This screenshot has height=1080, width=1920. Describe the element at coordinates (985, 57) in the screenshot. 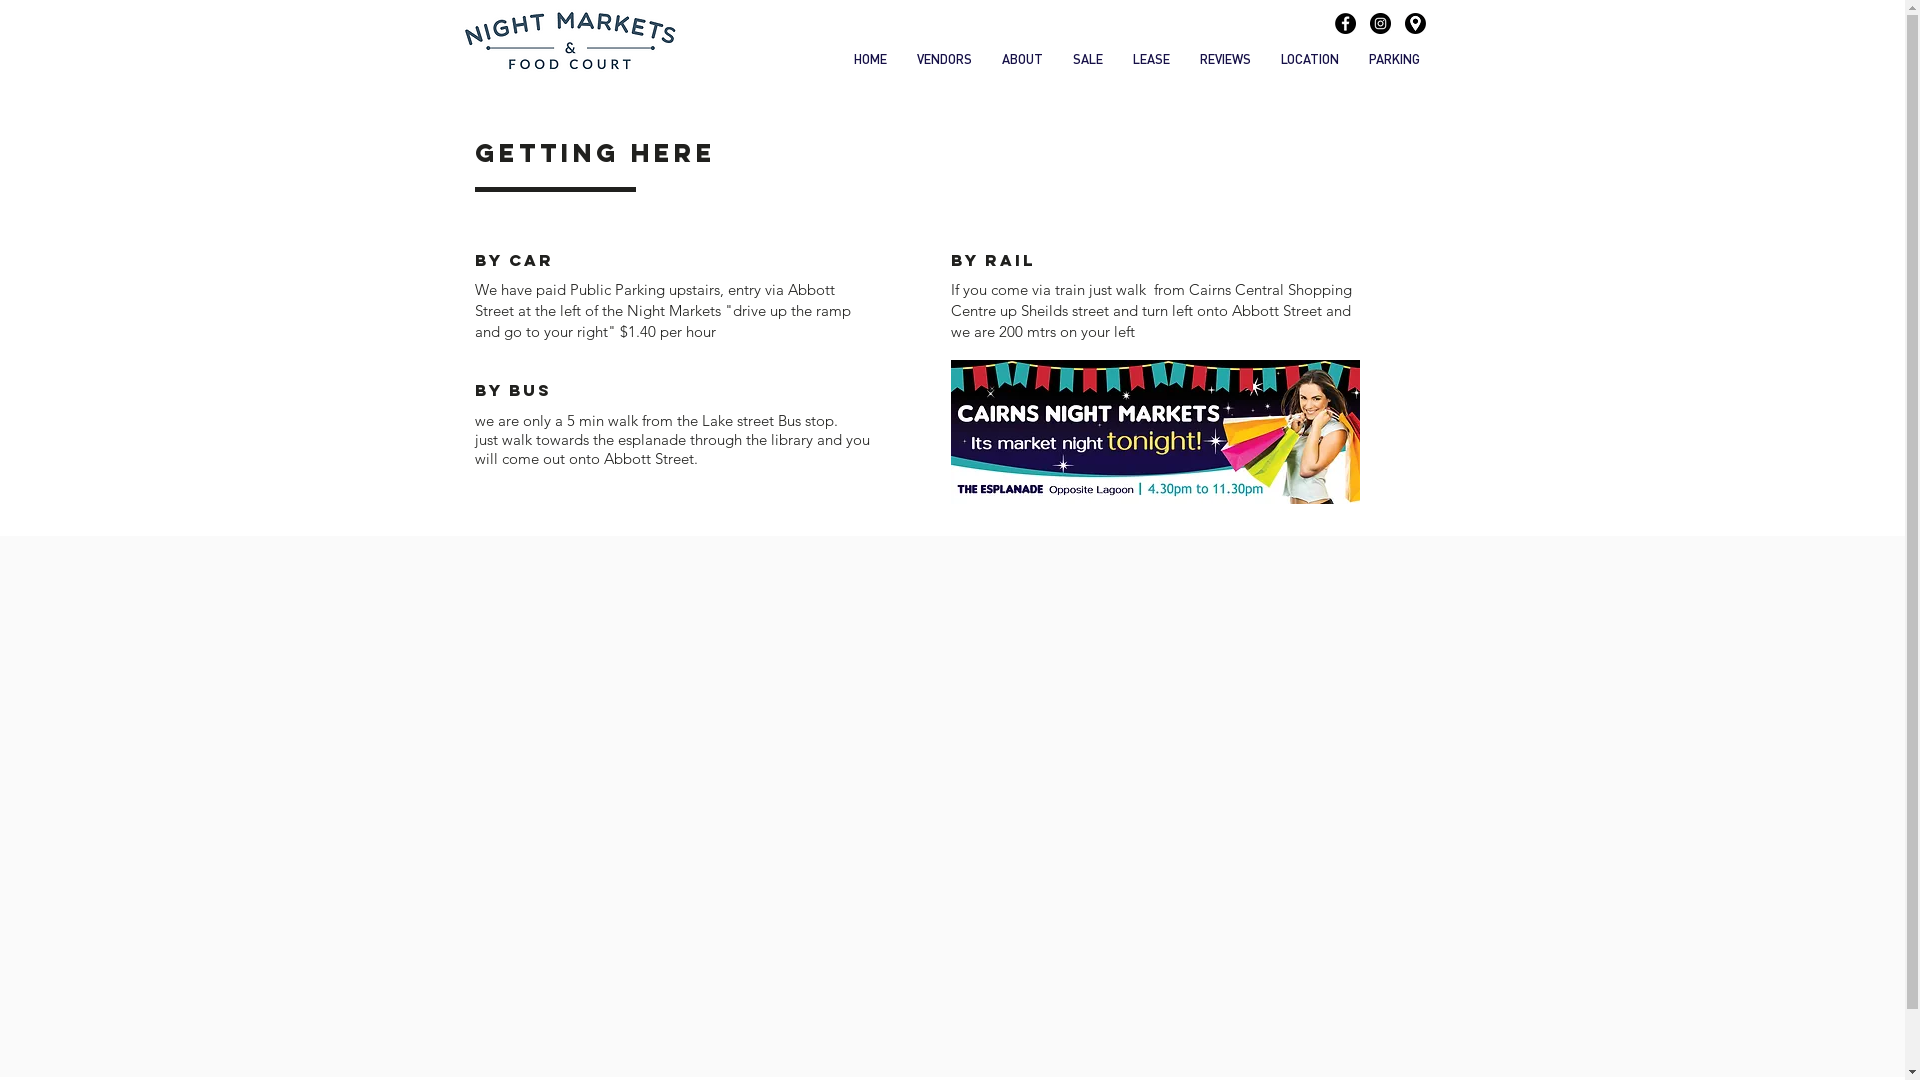

I see `'ABOUT'` at that location.